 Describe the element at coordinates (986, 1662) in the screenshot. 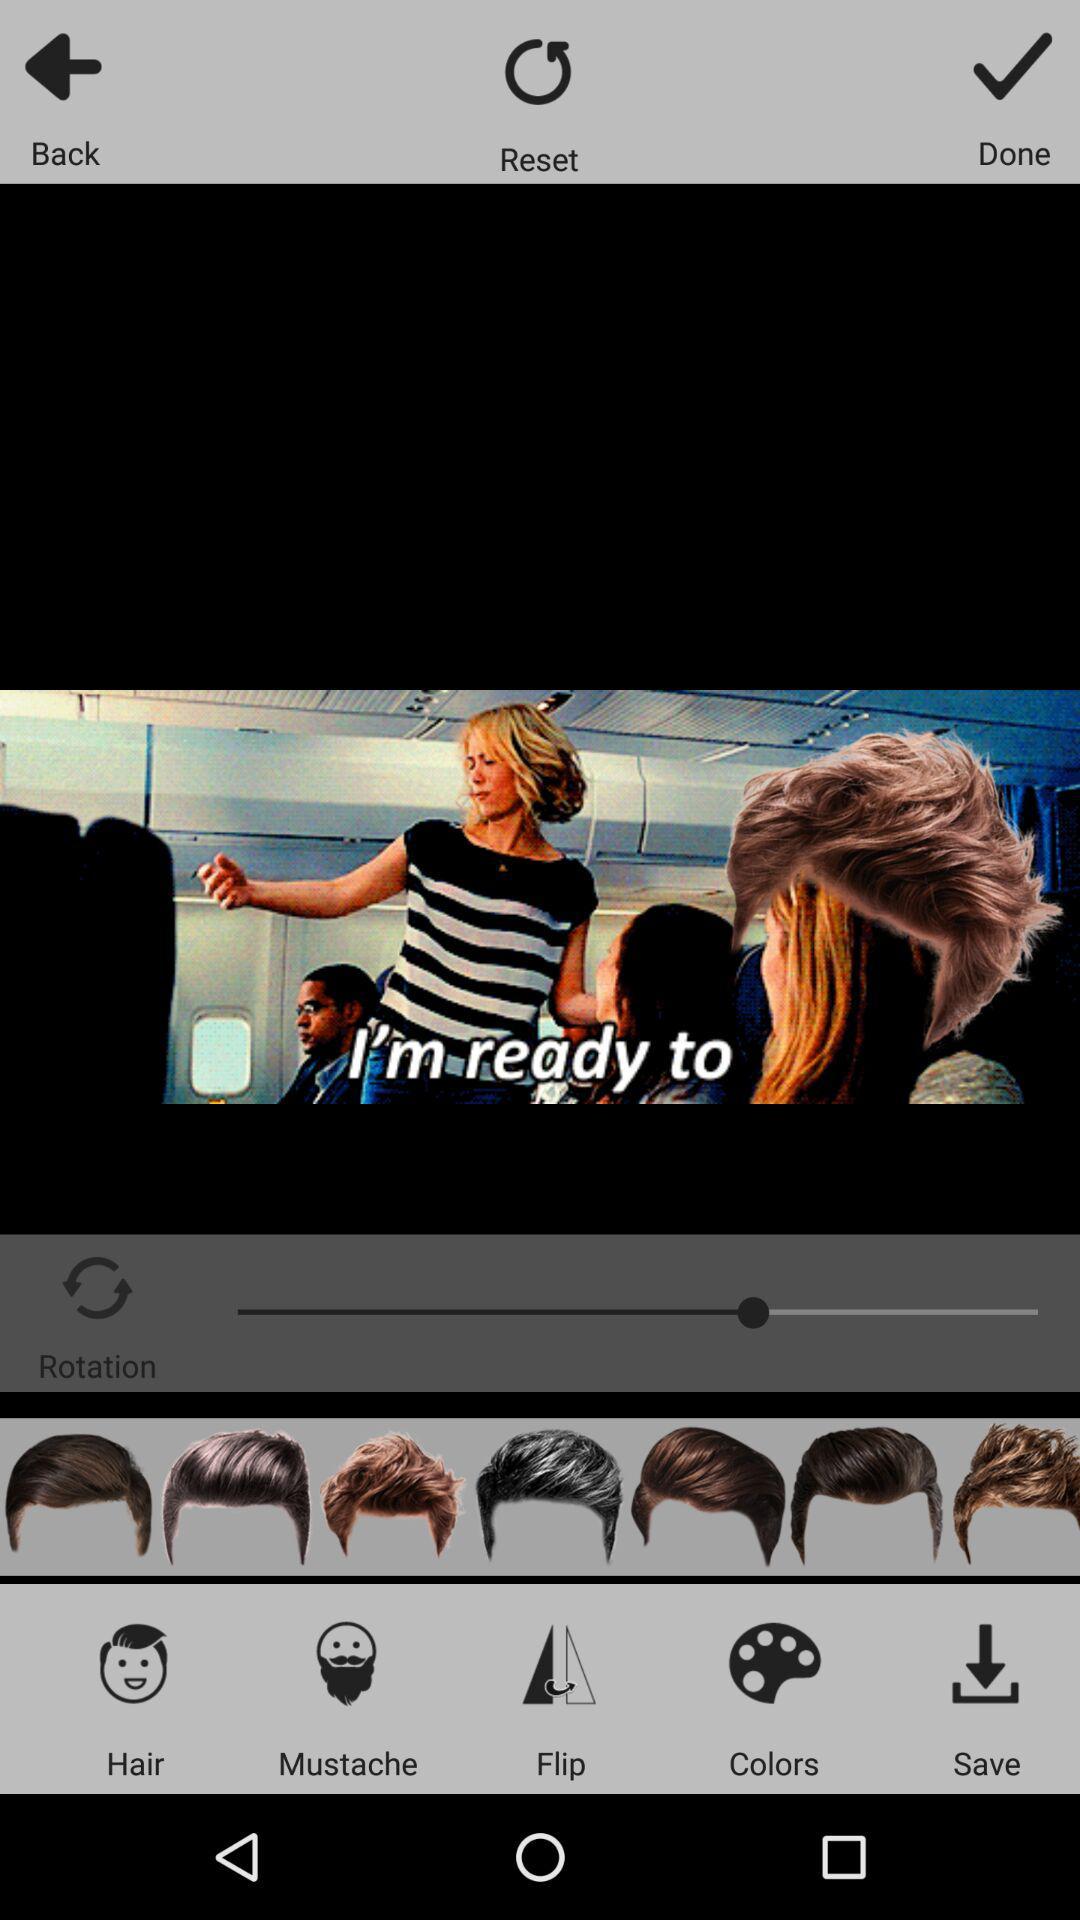

I see `save` at that location.